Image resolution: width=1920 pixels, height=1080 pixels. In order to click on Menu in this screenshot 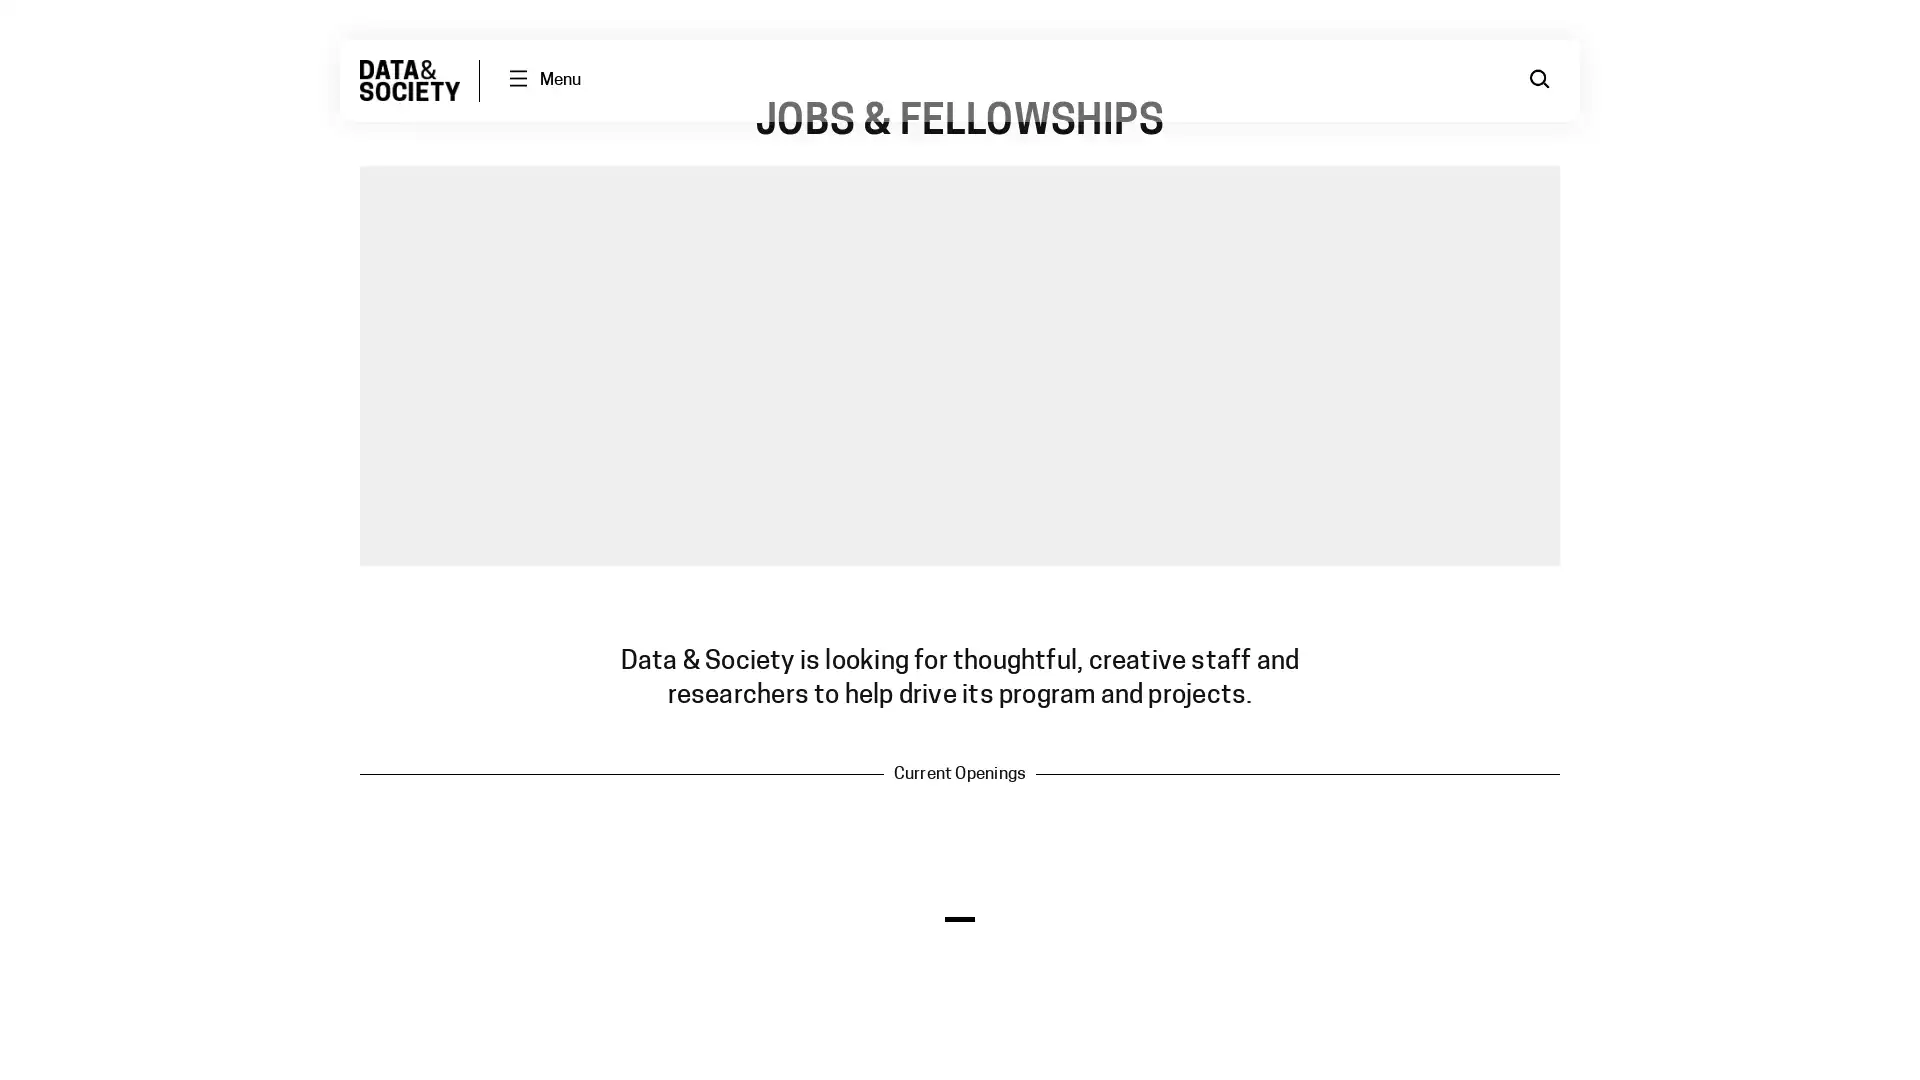, I will do `click(543, 79)`.